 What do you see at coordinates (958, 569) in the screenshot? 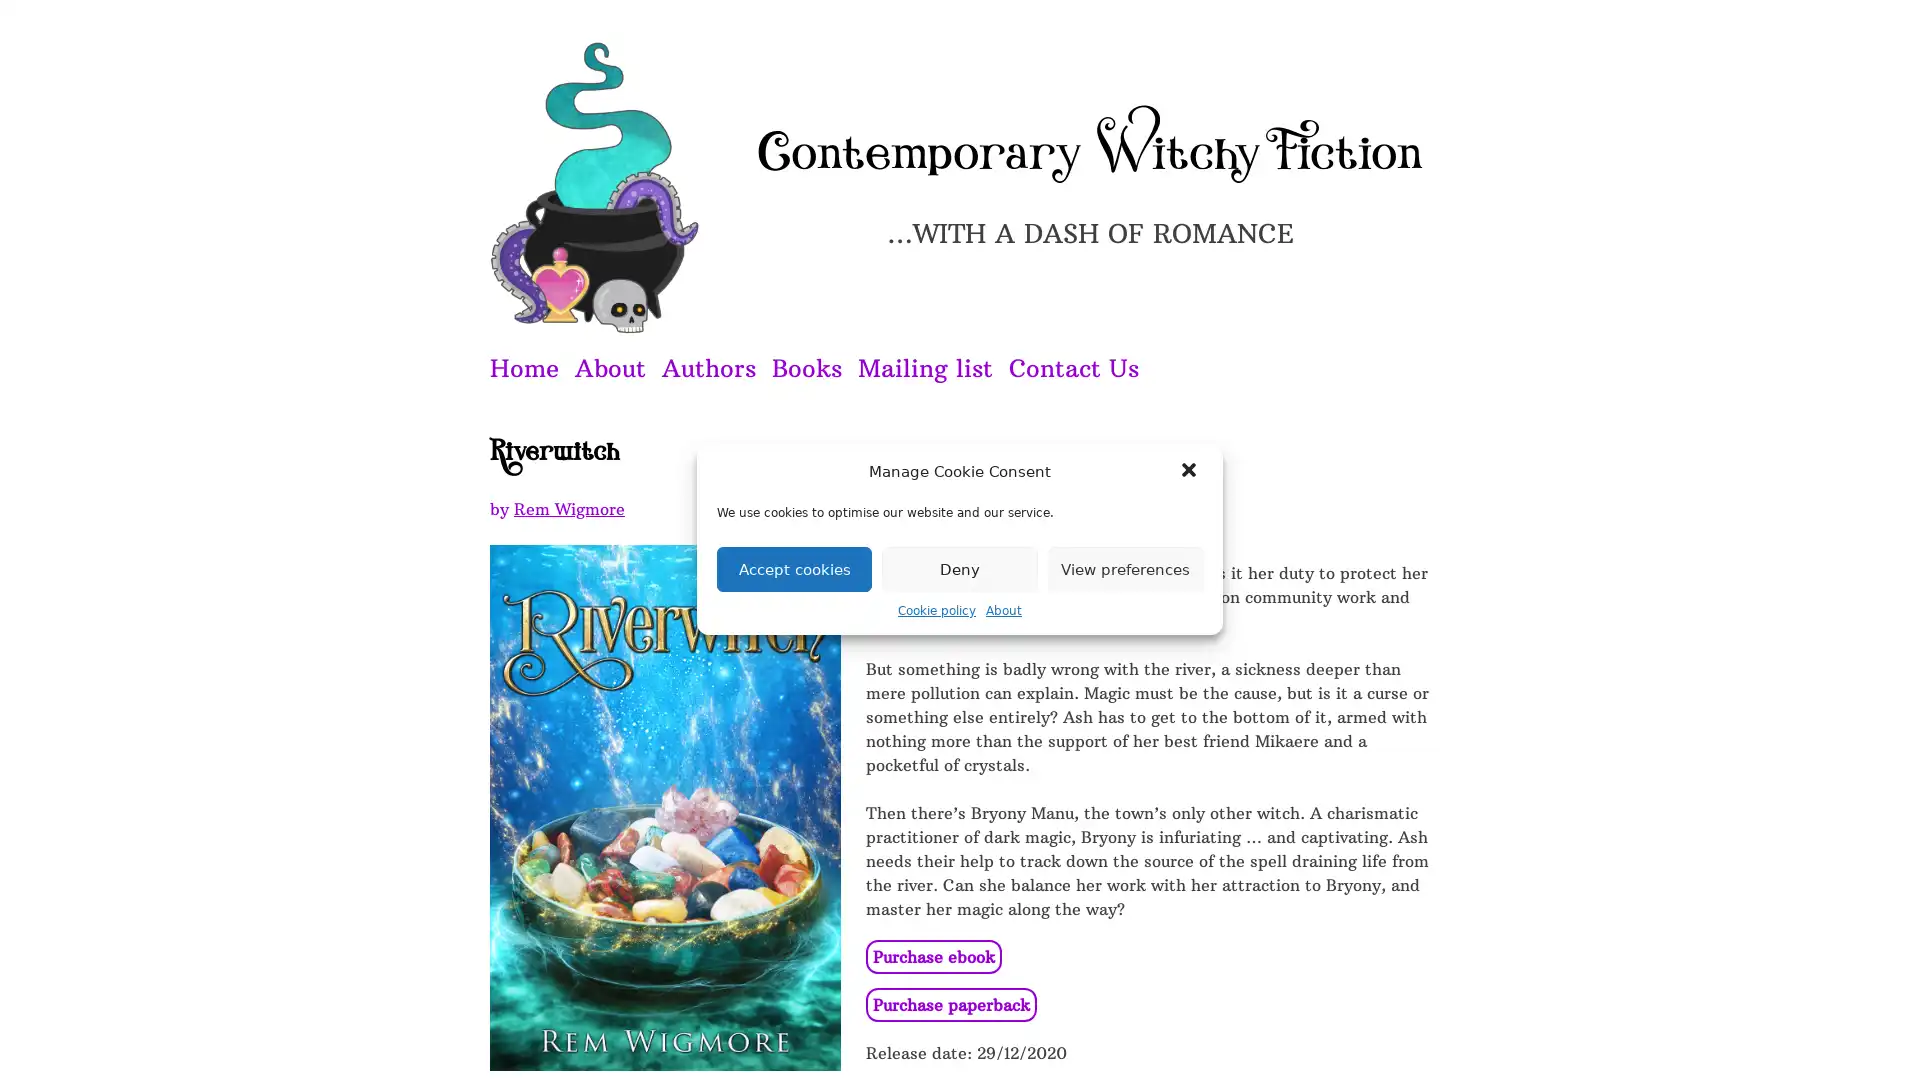
I see `Deny` at bounding box center [958, 569].